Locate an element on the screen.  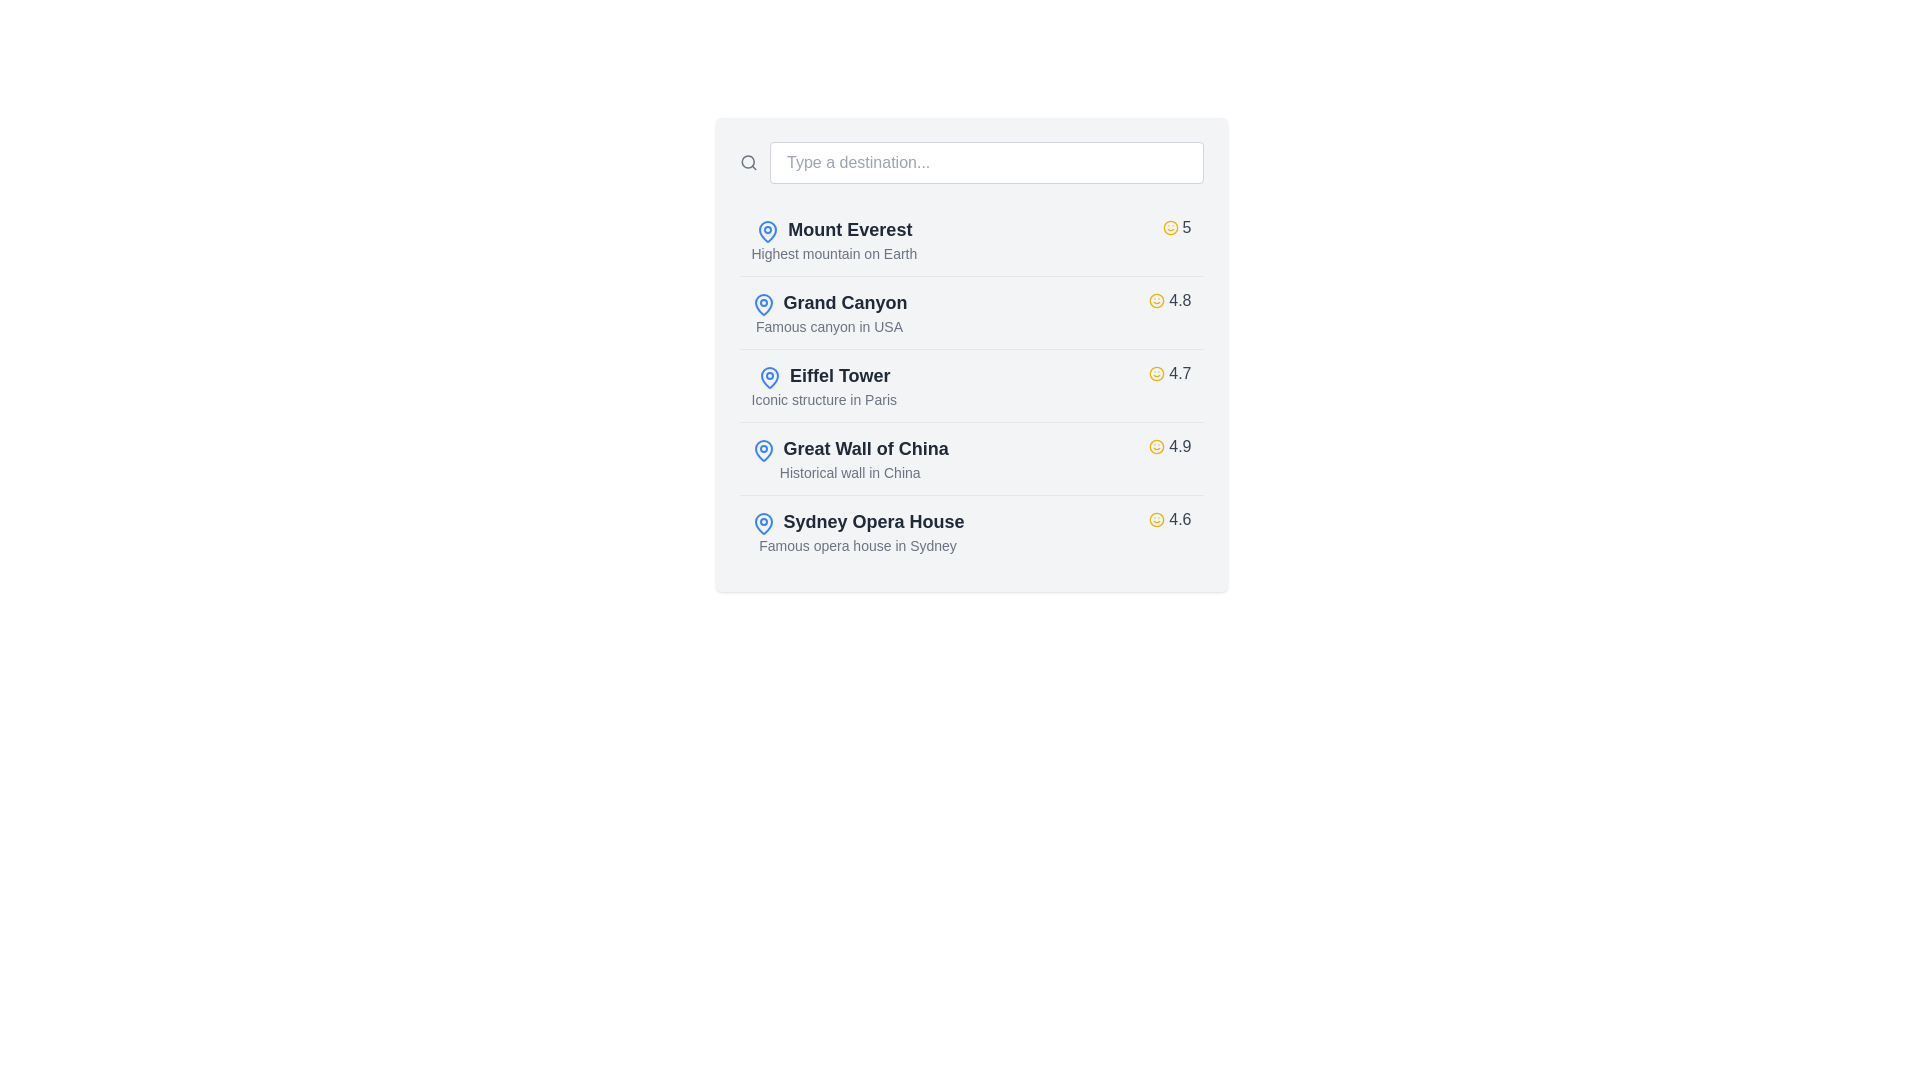
the smiling face icon representing the rating for the 'Sydney Opera House' entry, located next to the text '4.6' is located at coordinates (1157, 519).